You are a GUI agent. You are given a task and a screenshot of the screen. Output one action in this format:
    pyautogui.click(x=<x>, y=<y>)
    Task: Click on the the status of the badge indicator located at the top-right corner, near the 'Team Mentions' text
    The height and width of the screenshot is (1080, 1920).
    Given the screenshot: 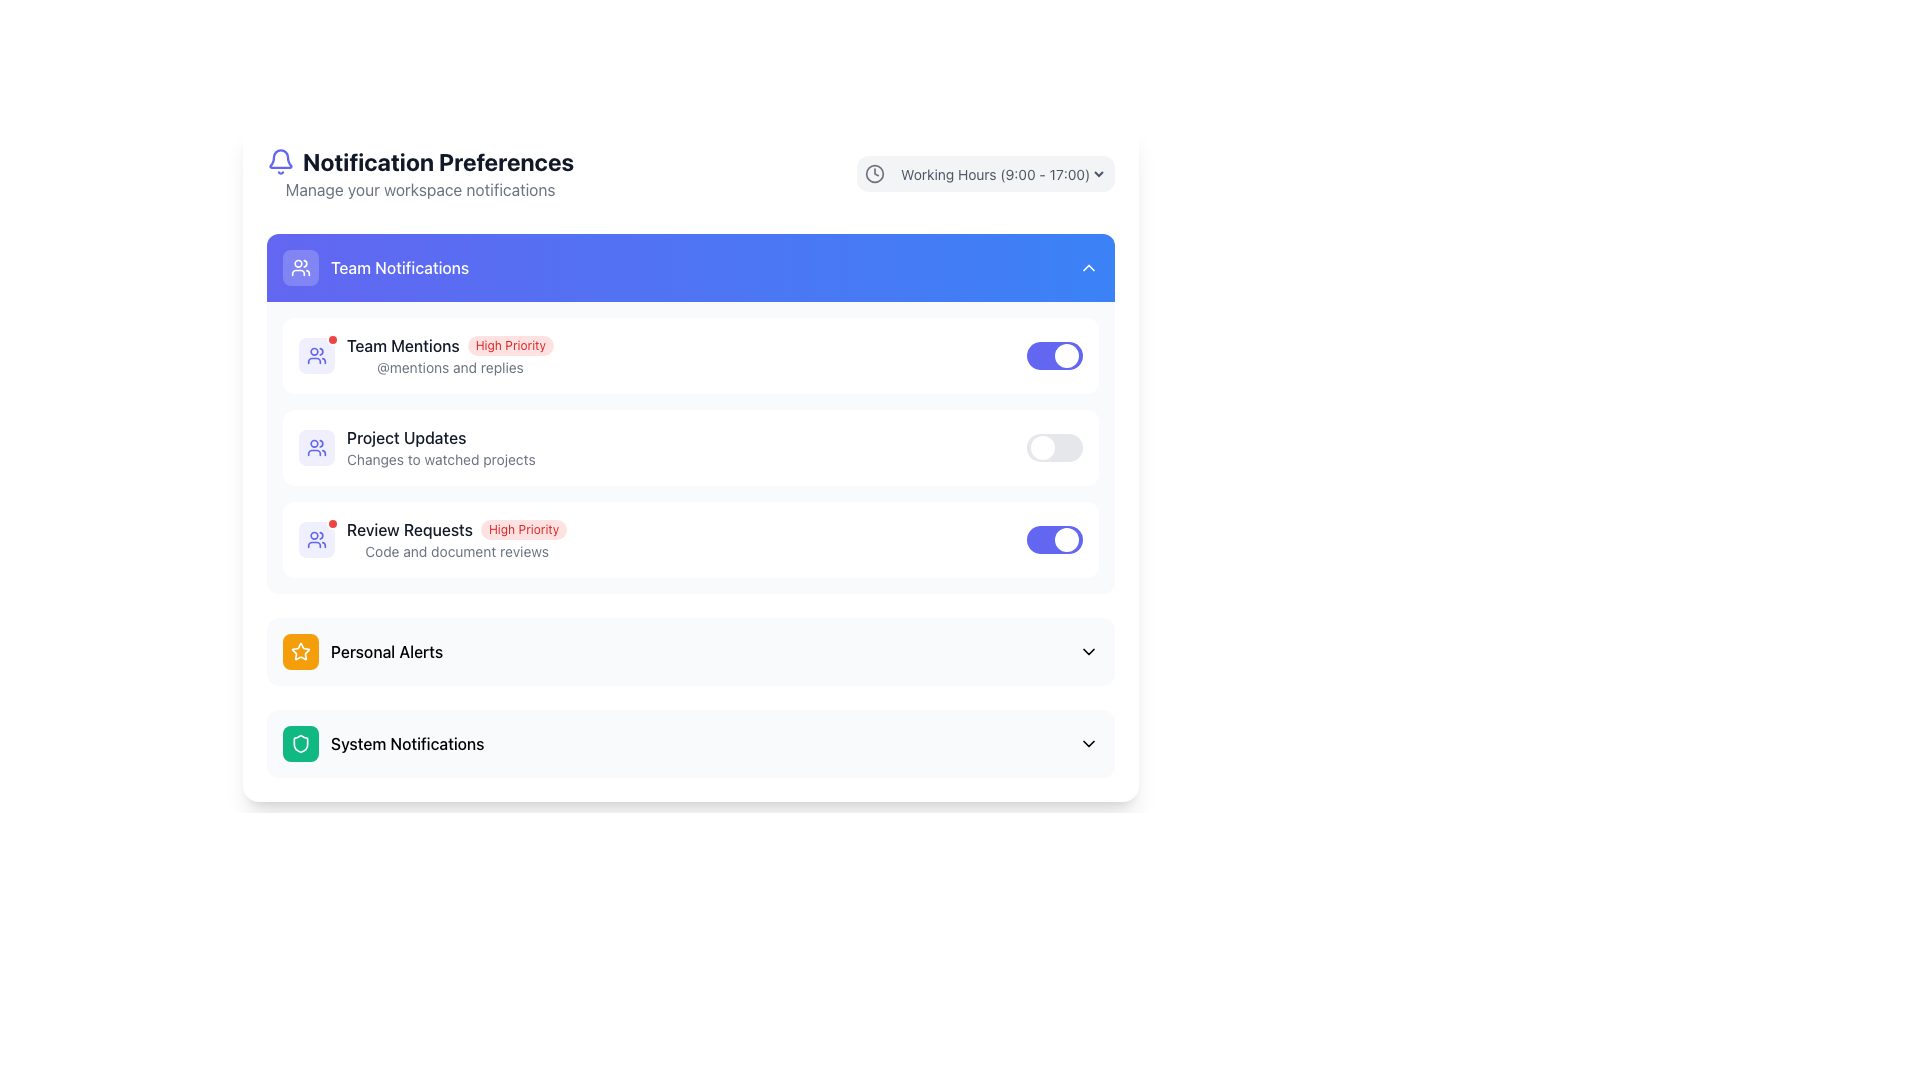 What is the action you would take?
    pyautogui.click(x=332, y=523)
    